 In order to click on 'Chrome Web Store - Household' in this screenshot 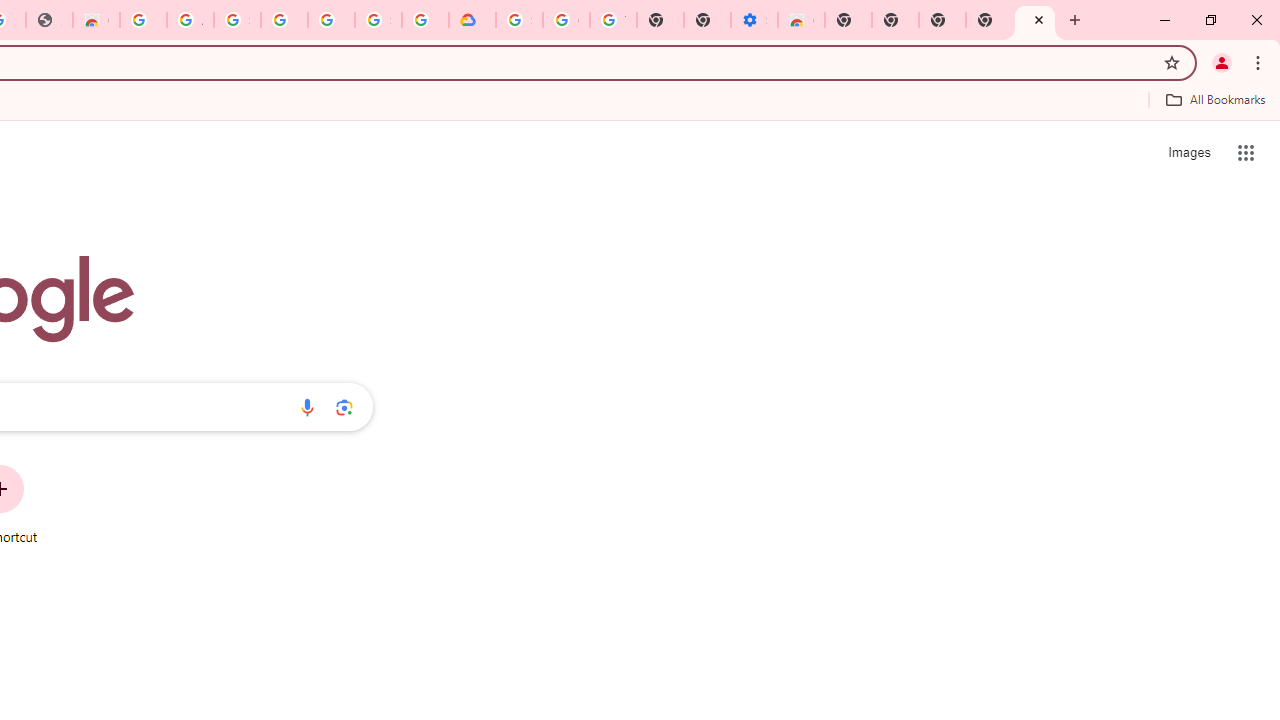, I will do `click(95, 20)`.